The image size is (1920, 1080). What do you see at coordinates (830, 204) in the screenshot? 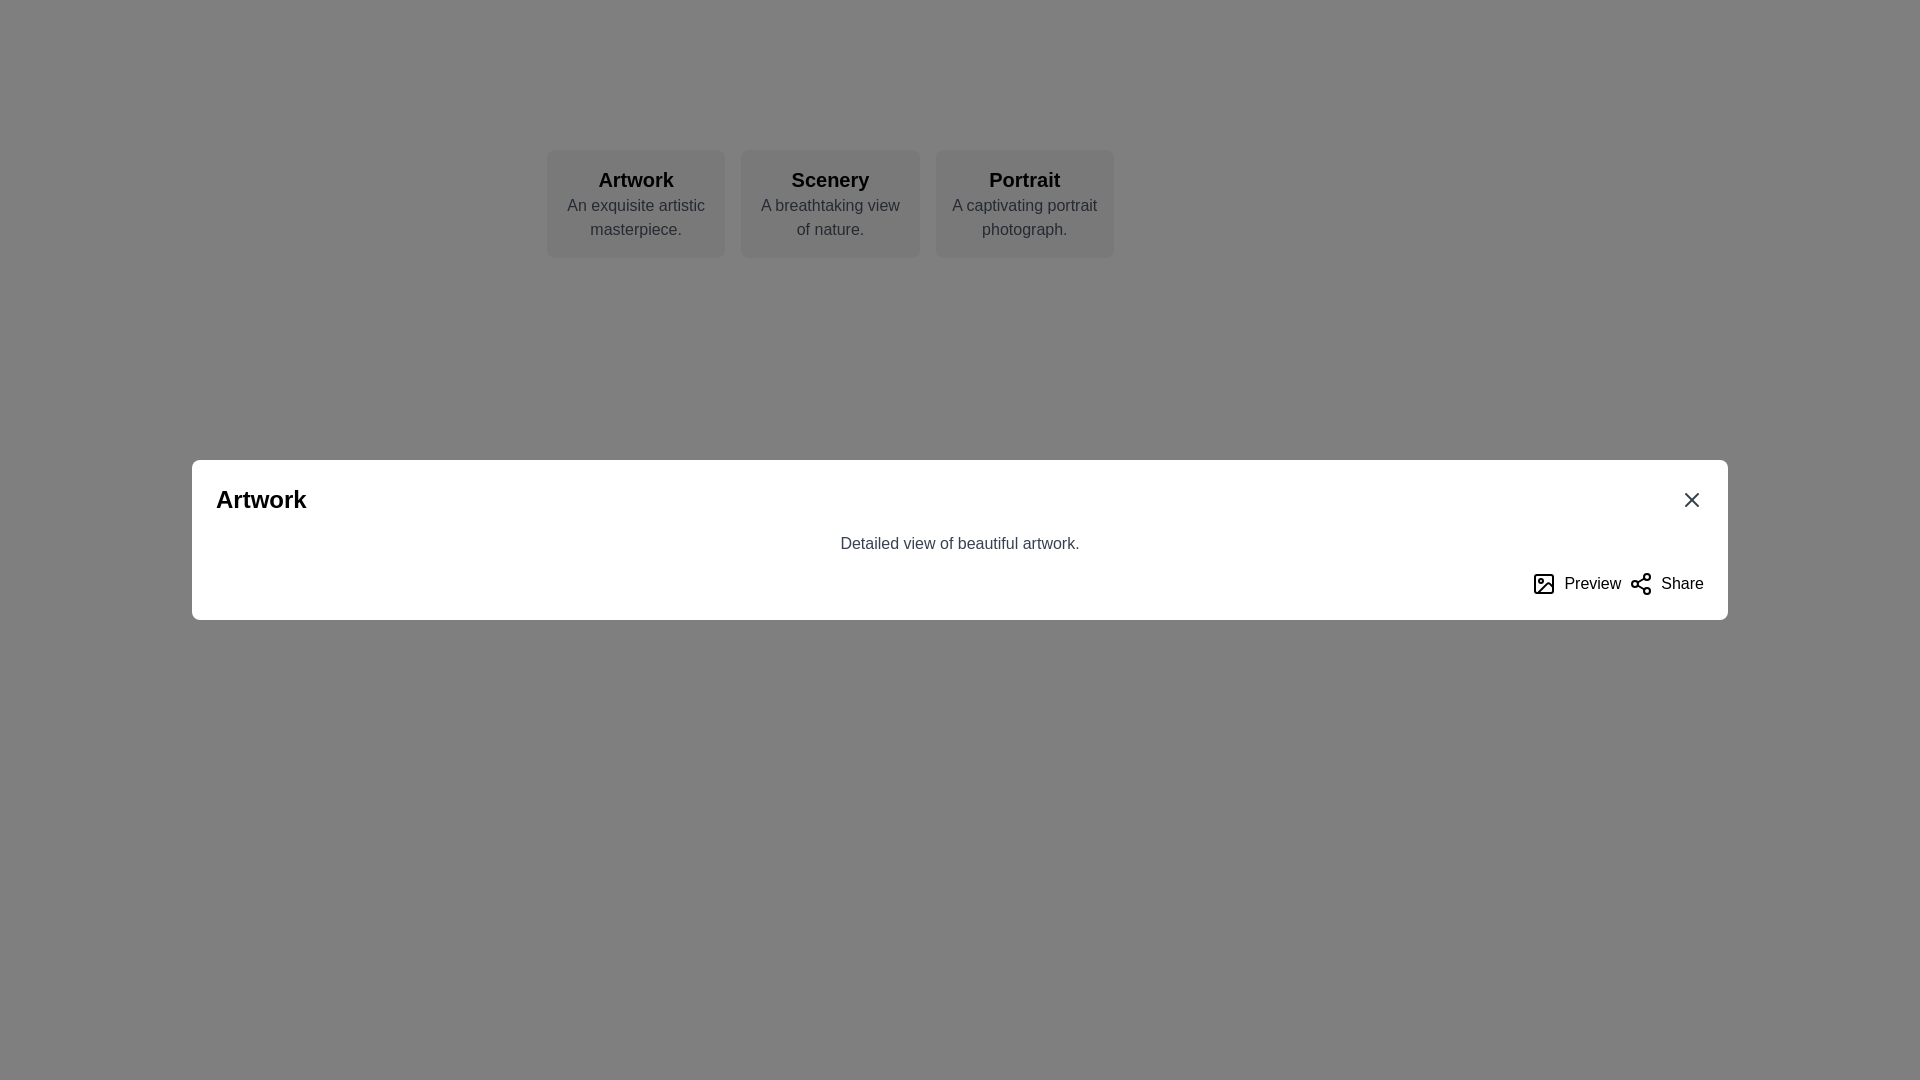
I see `the 'Scenery' informational card` at bounding box center [830, 204].